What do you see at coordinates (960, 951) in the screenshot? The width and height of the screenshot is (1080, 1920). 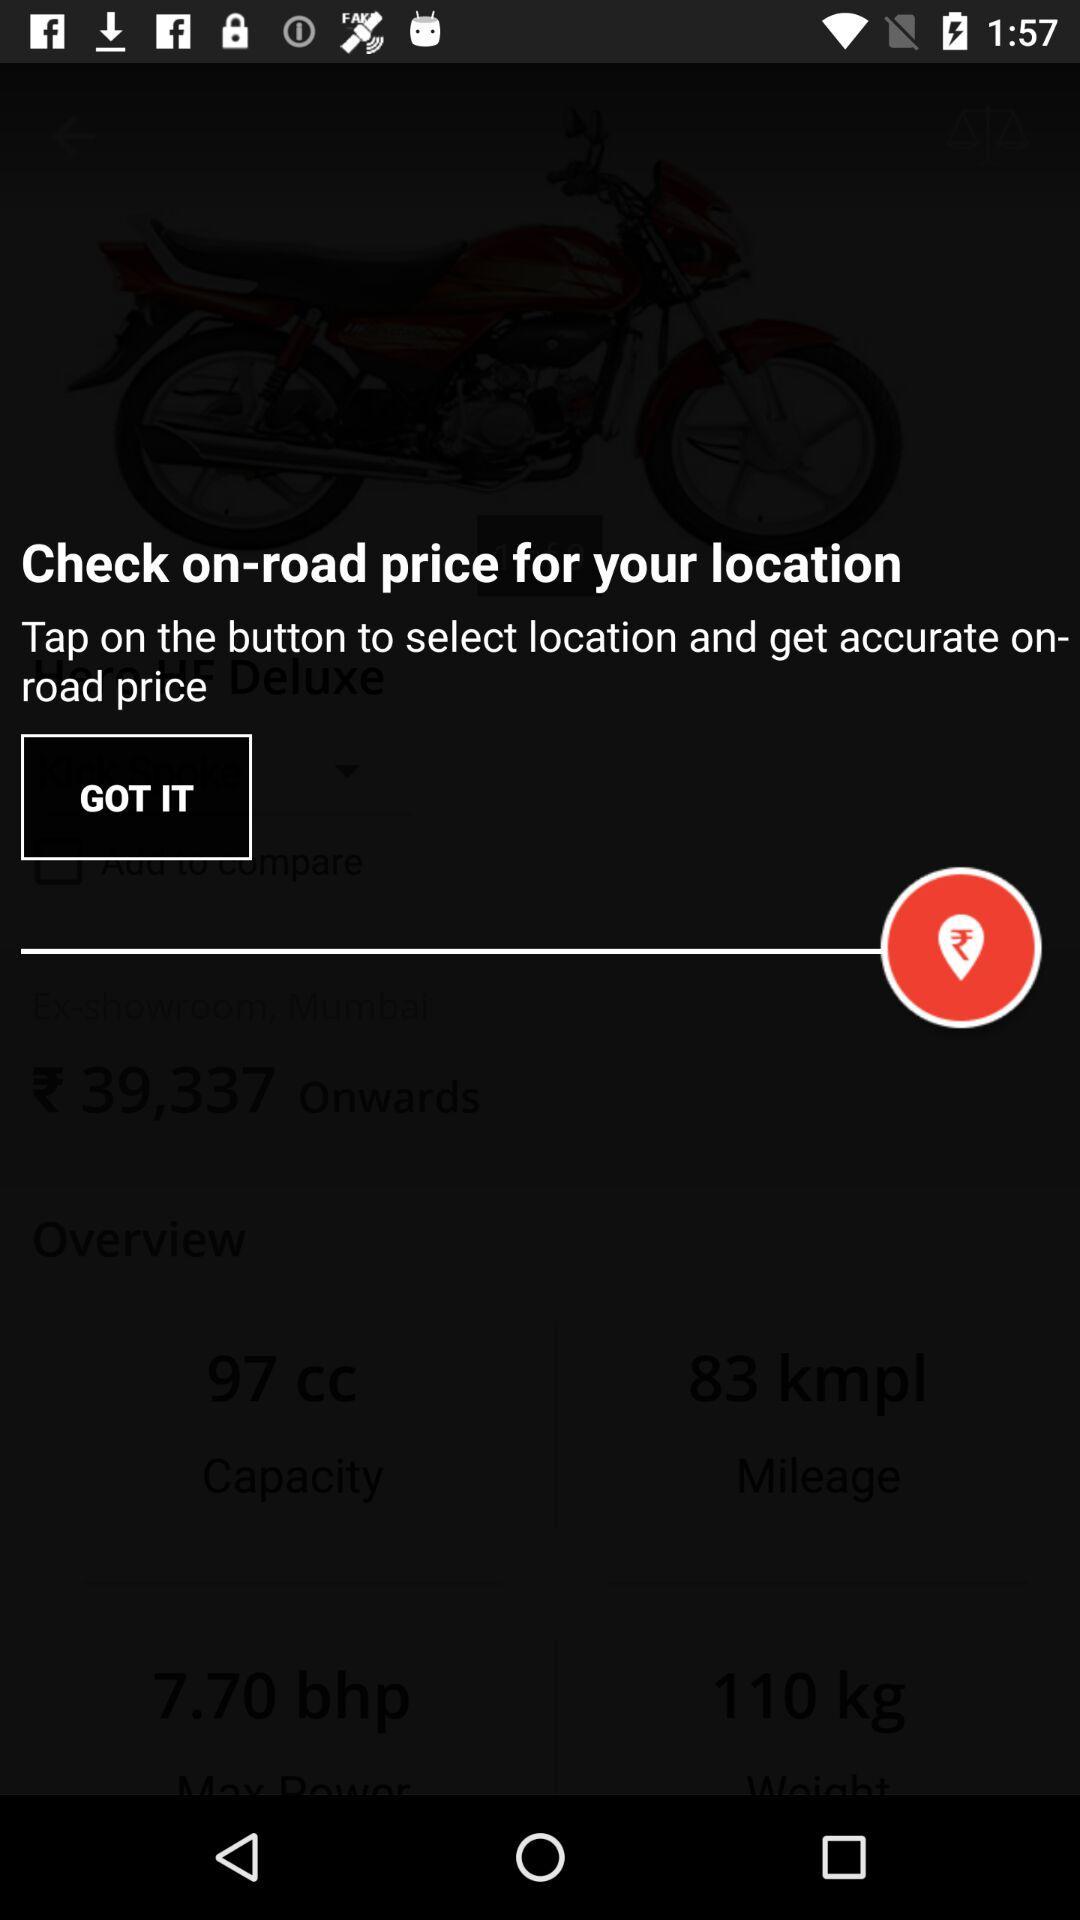 I see `the location icon` at bounding box center [960, 951].